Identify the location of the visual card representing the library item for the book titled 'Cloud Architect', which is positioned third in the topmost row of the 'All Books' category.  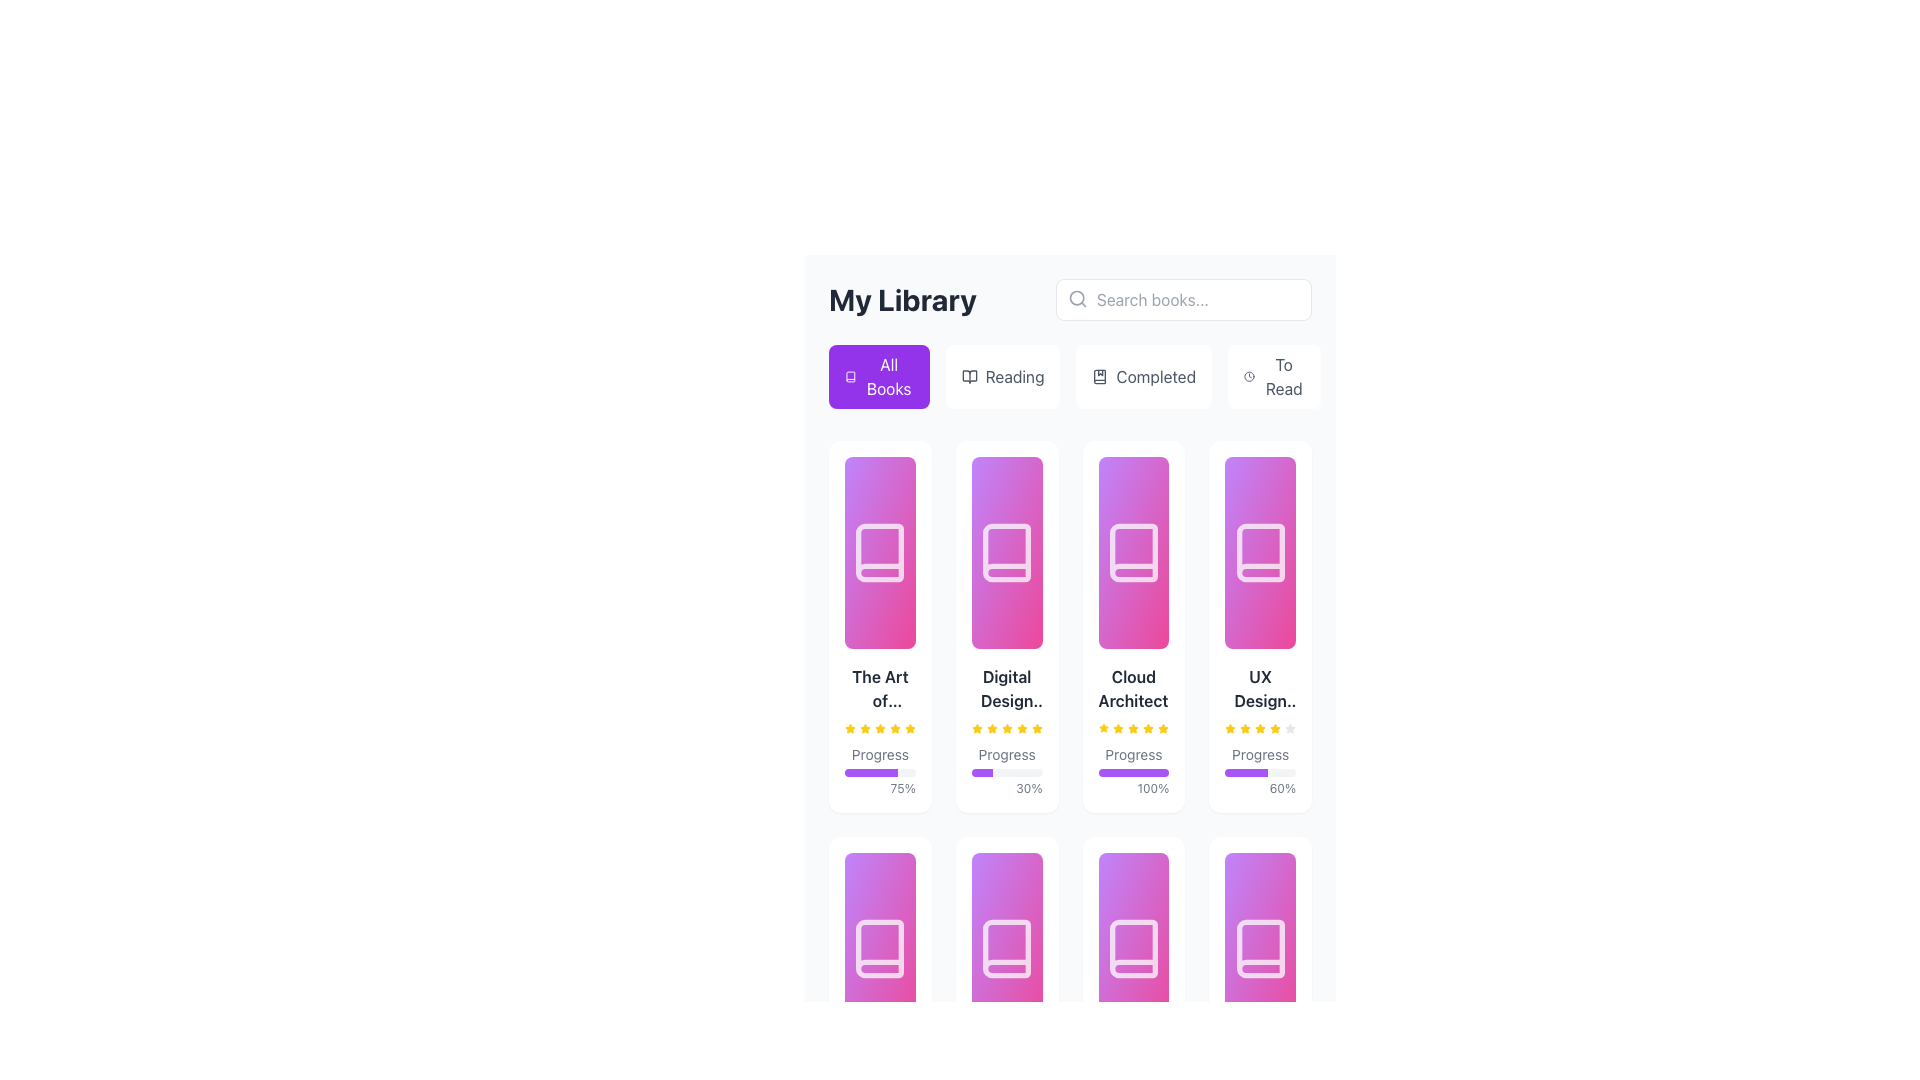
(1133, 552).